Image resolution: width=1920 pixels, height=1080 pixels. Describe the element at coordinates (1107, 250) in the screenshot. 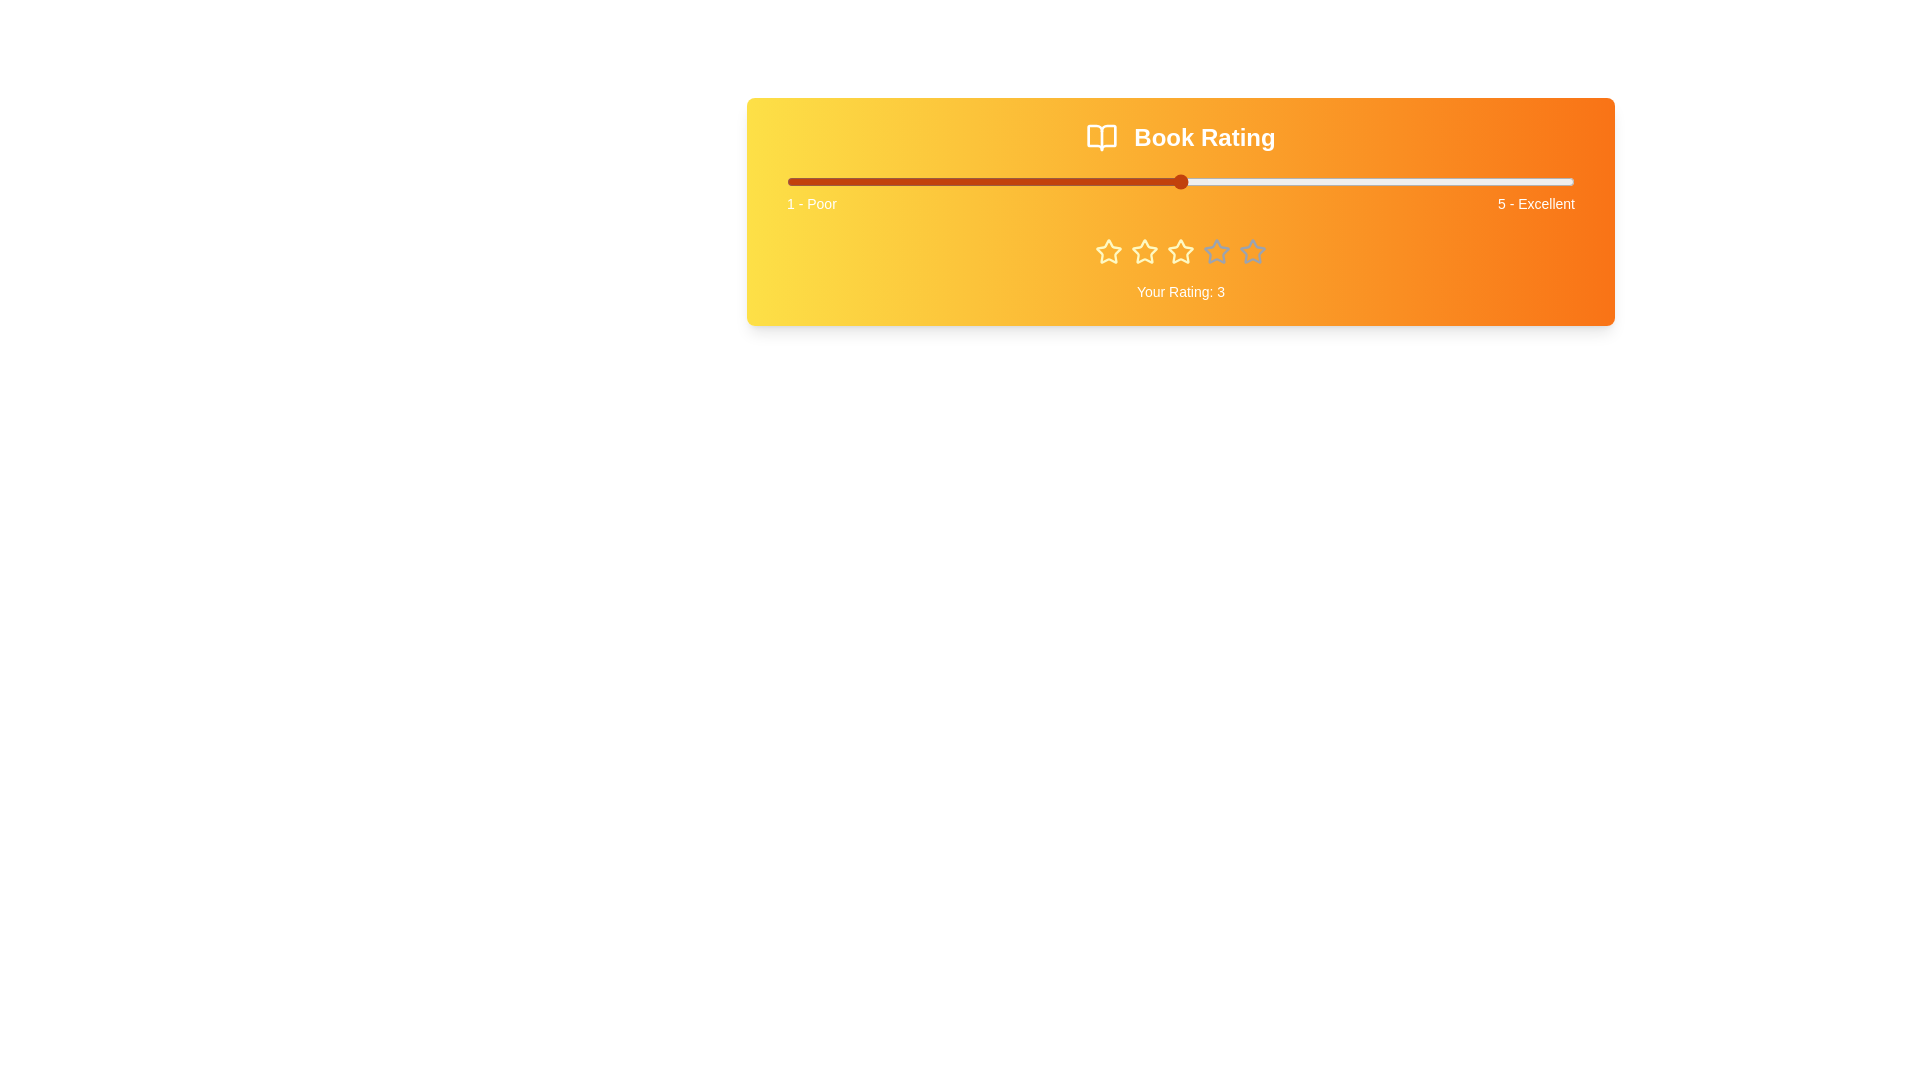

I see `the third star-shaped icon in the rating scale under the 'Book Rating' card` at that location.